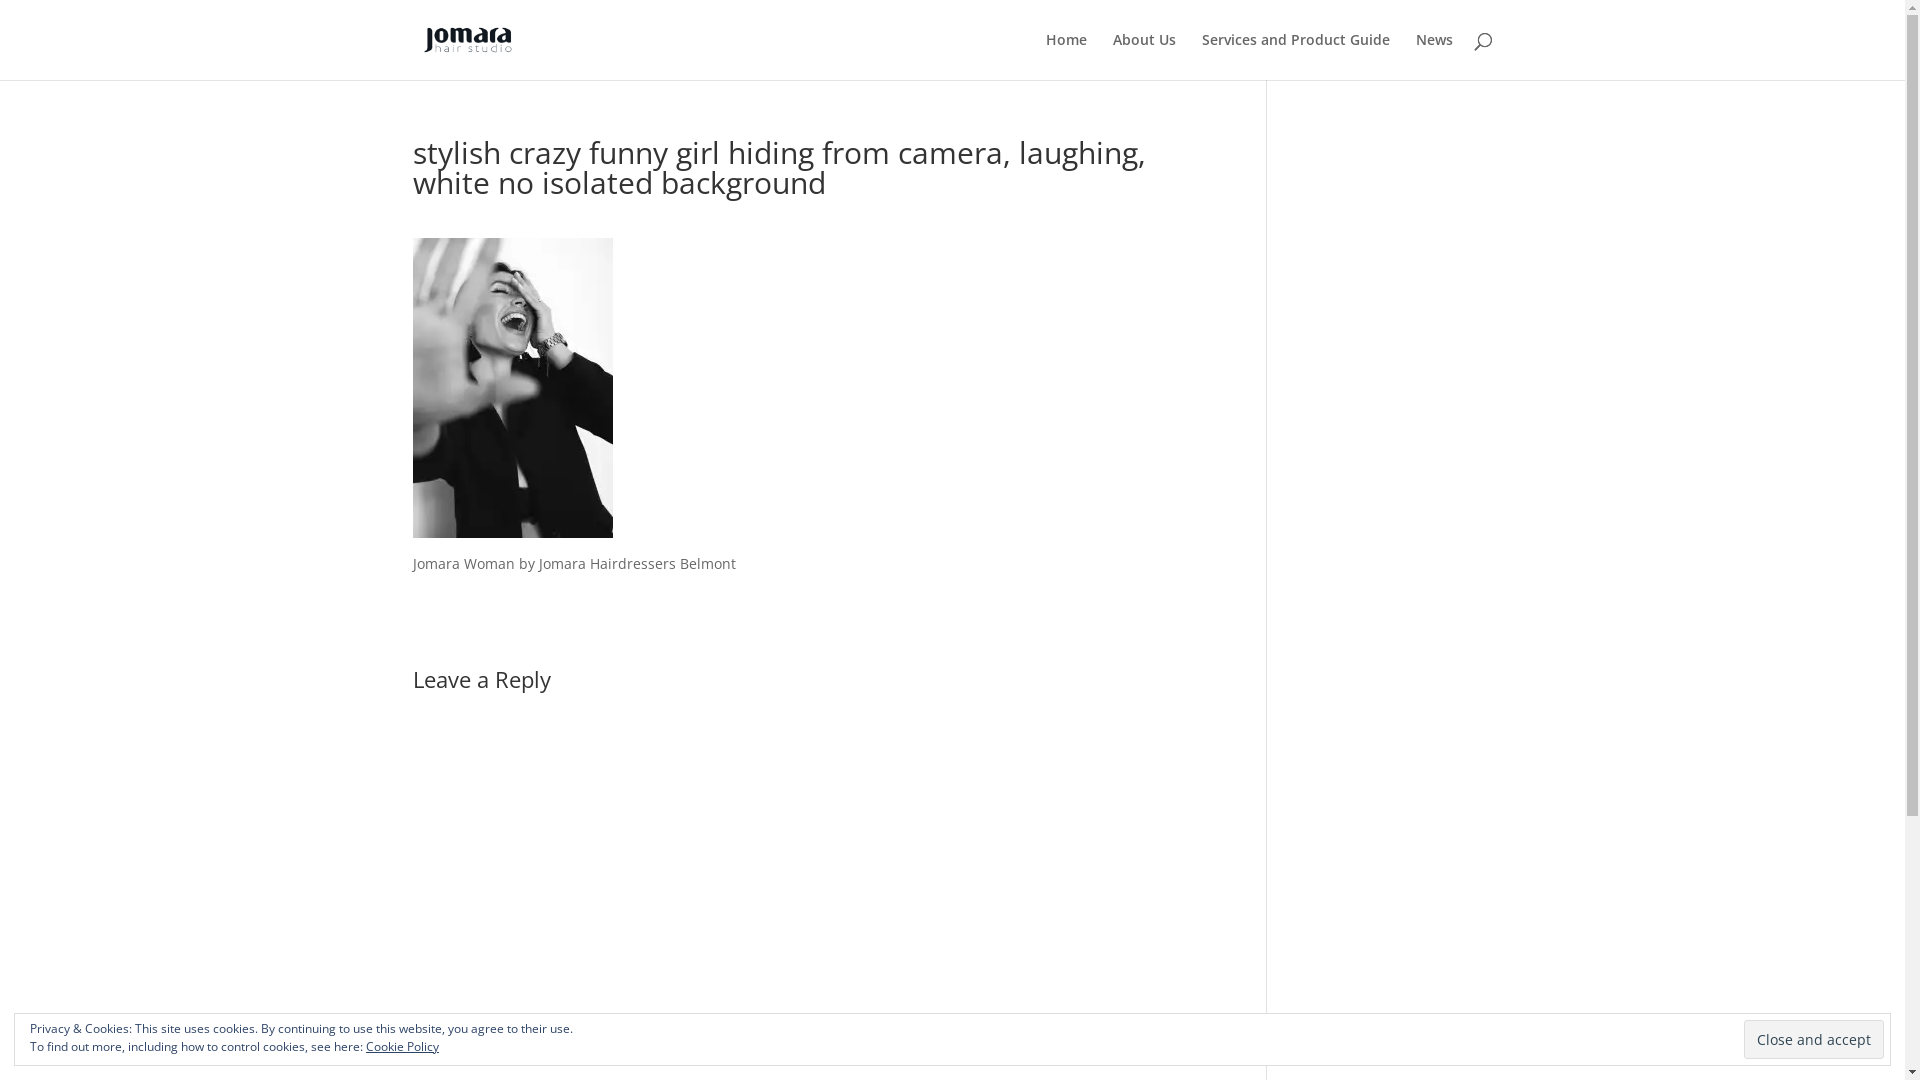 The image size is (1920, 1080). Describe the element at coordinates (1433, 55) in the screenshot. I see `'News'` at that location.